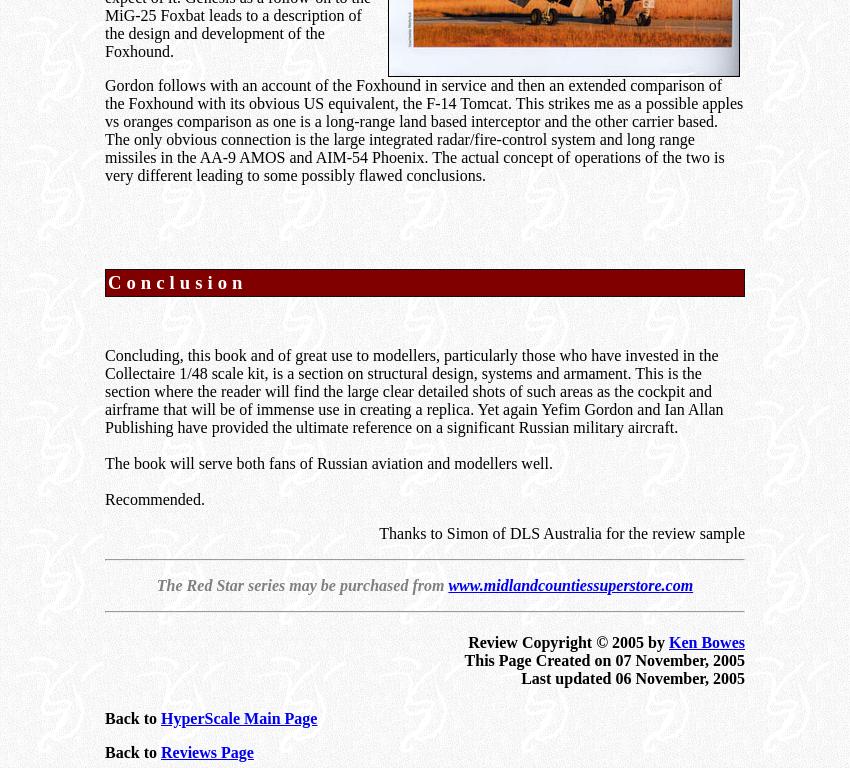  Describe the element at coordinates (103, 129) in the screenshot. I see `'Gordon follows with an account of the Foxhound in service and 
			then an extended comparison of the Foxhound with its obvious US 
			equivalent, the F-14 Tomcat. This strikes me as a possible apples vs 
			oranges comparison as one is a long-range land based interceptor and 
			the other carrier based. The only obvious connection is the large 
			integrated radar/fire-control system and long range missiles in the 
			AA-9 AMOS and AIM-54 Phoenix. The actual concept of operations of 
			the two is very different leading to some possibly flawed 
			conclusions.'` at that location.